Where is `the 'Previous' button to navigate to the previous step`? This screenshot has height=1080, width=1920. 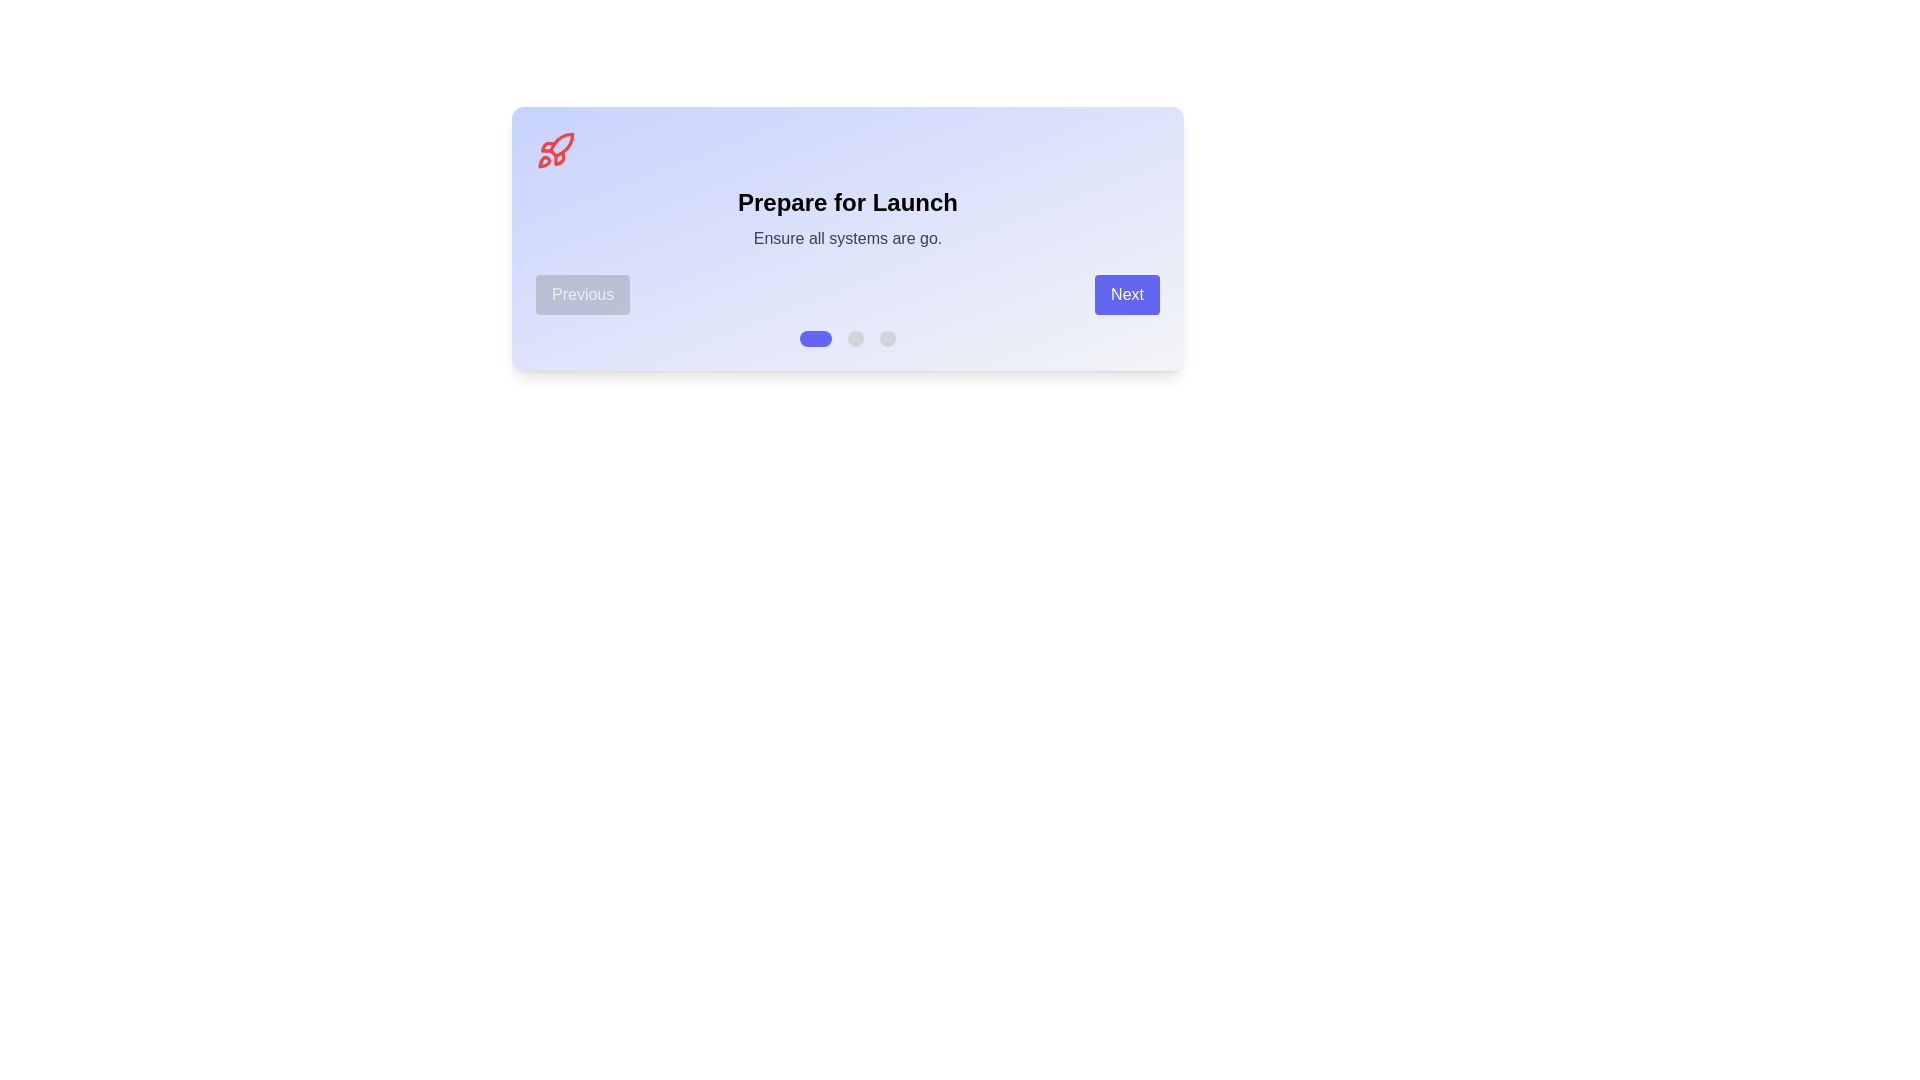
the 'Previous' button to navigate to the previous step is located at coordinates (582, 294).